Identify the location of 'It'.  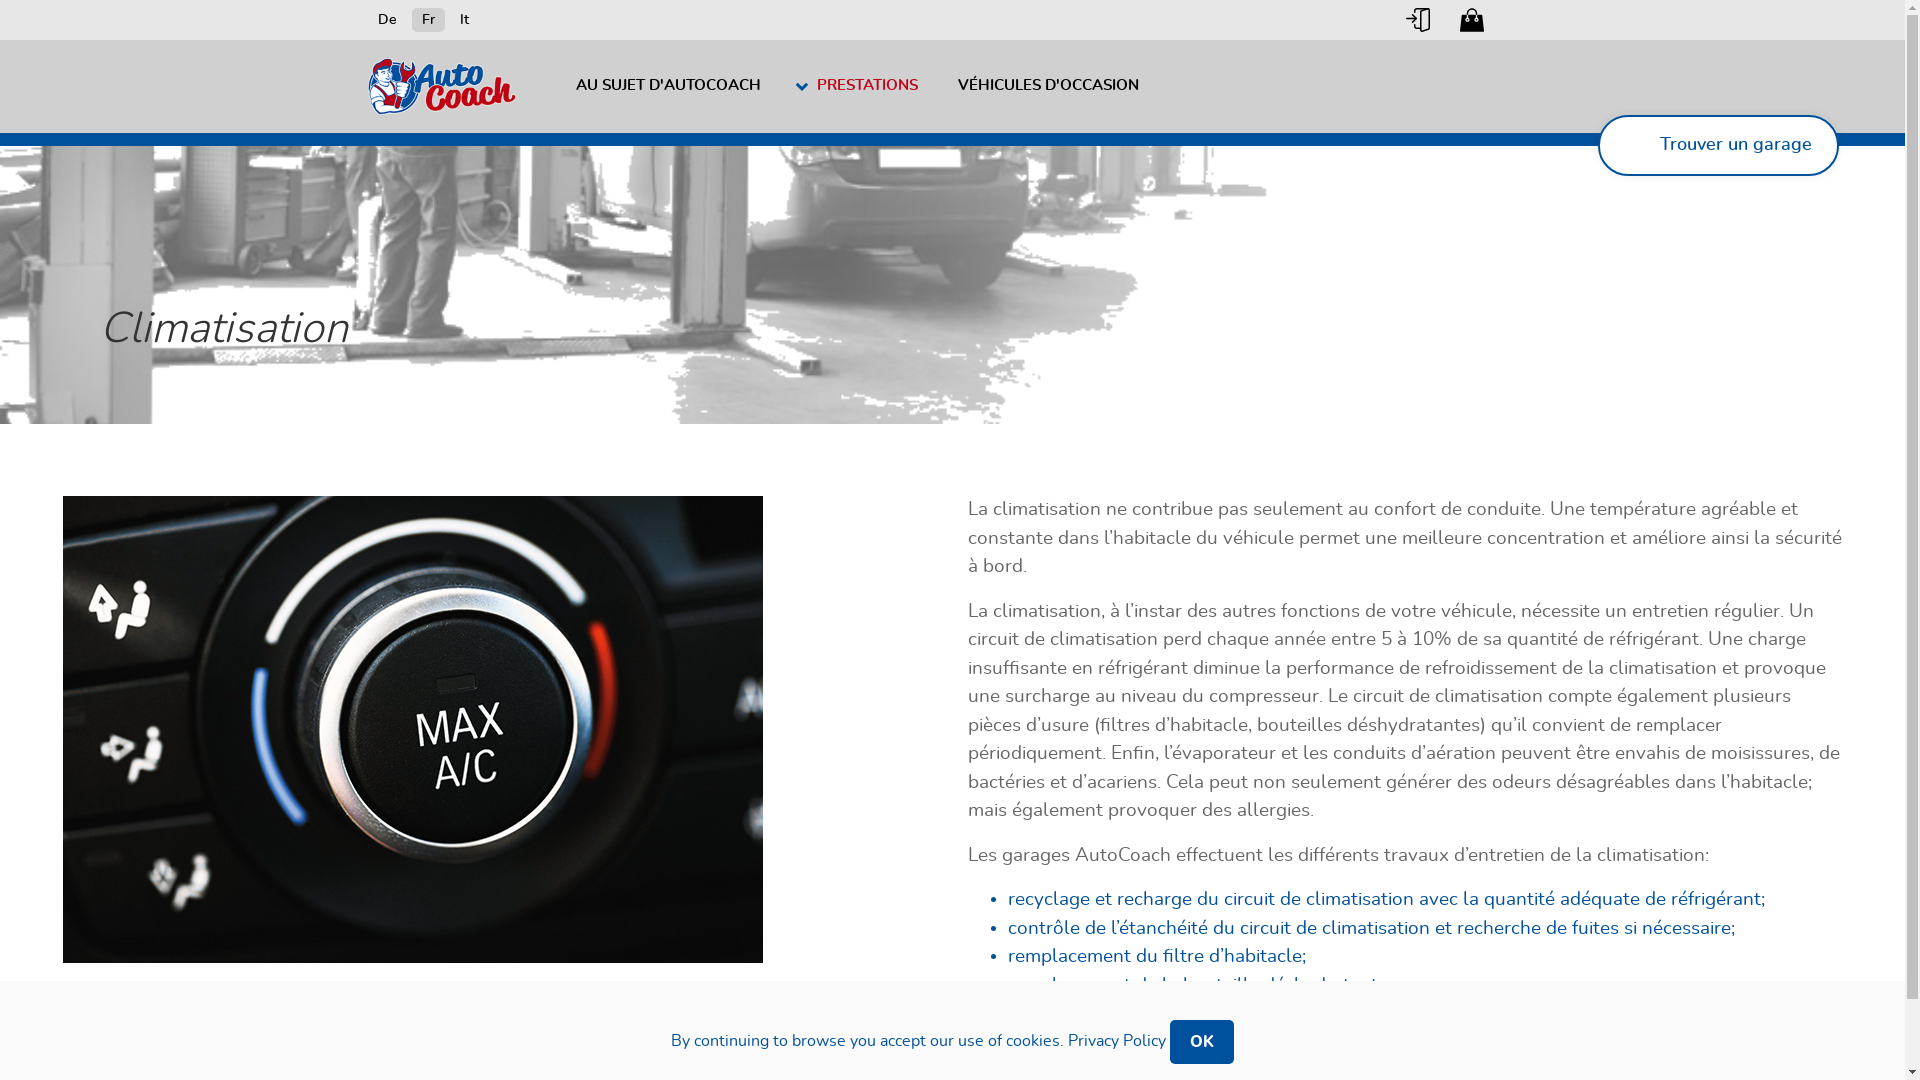
(463, 19).